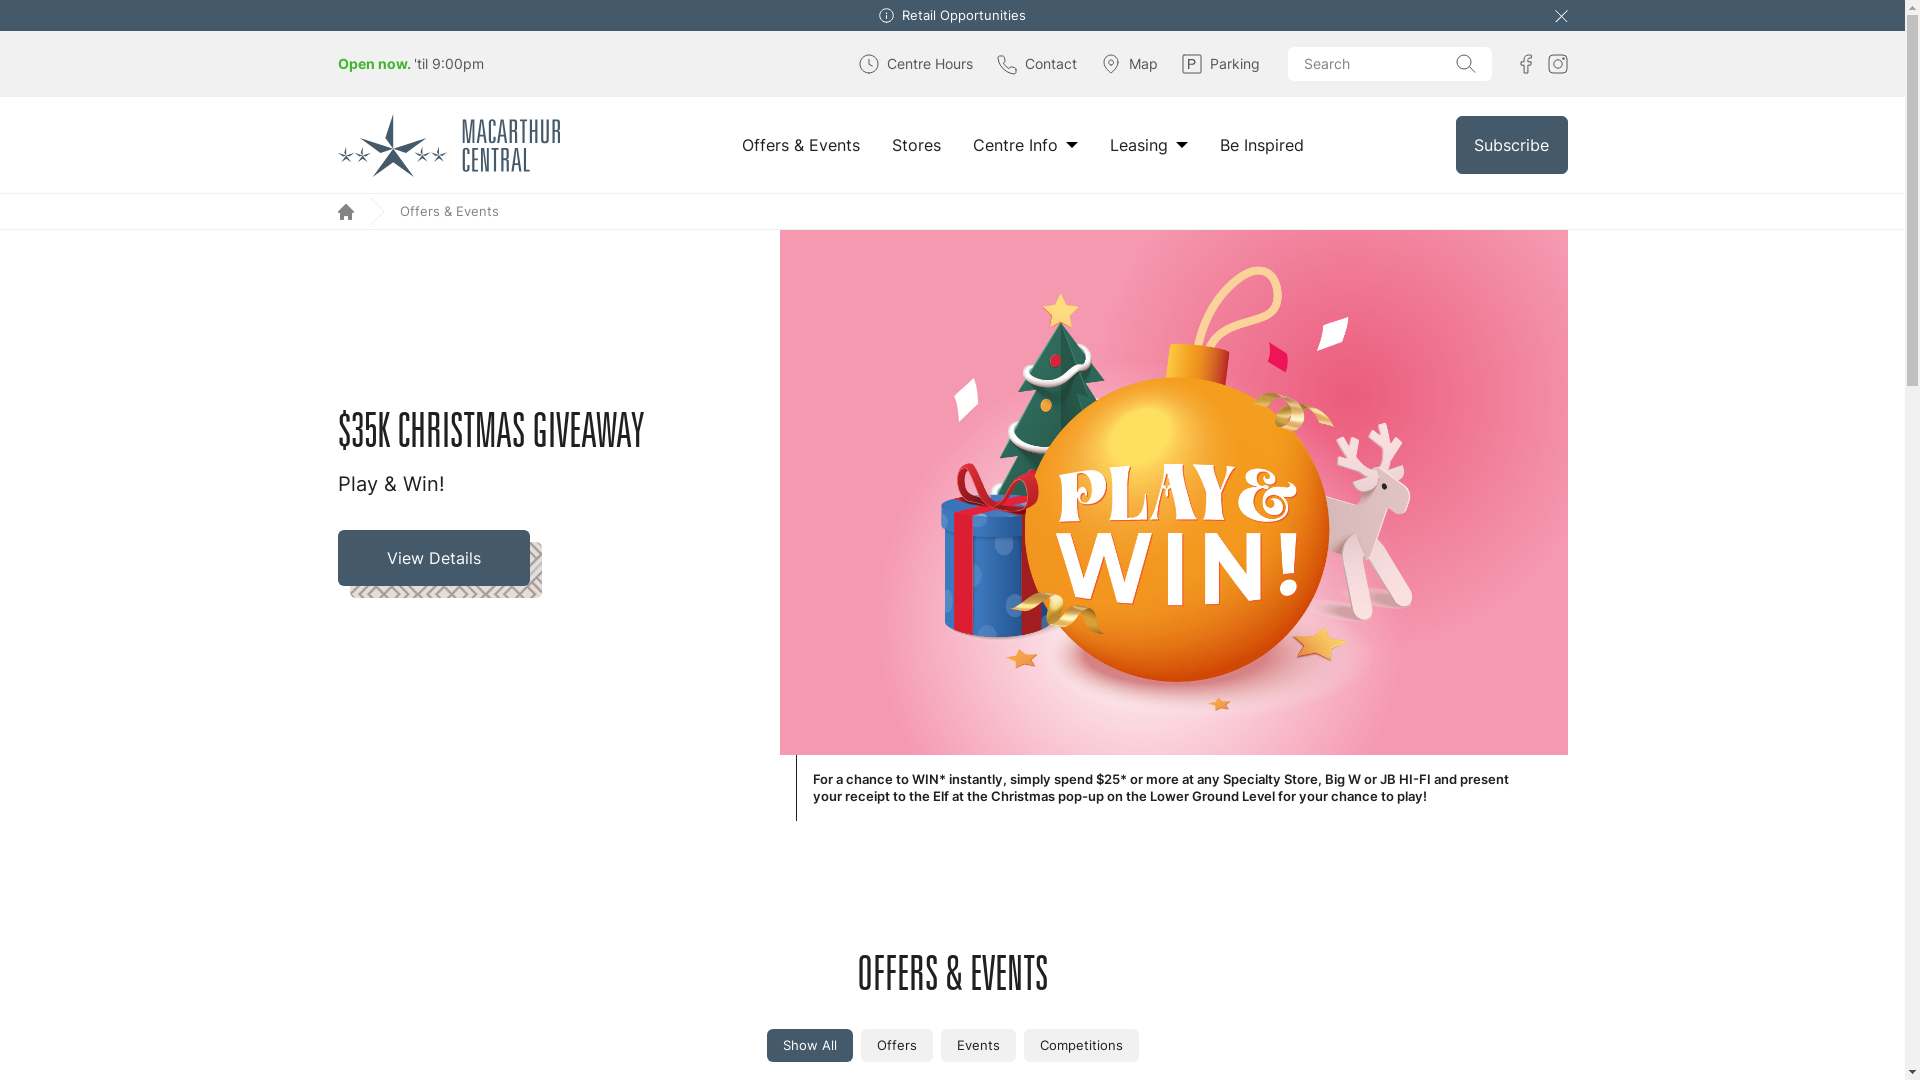 This screenshot has width=1920, height=1080. Describe the element at coordinates (971, 144) in the screenshot. I see `'Centre Info'` at that location.